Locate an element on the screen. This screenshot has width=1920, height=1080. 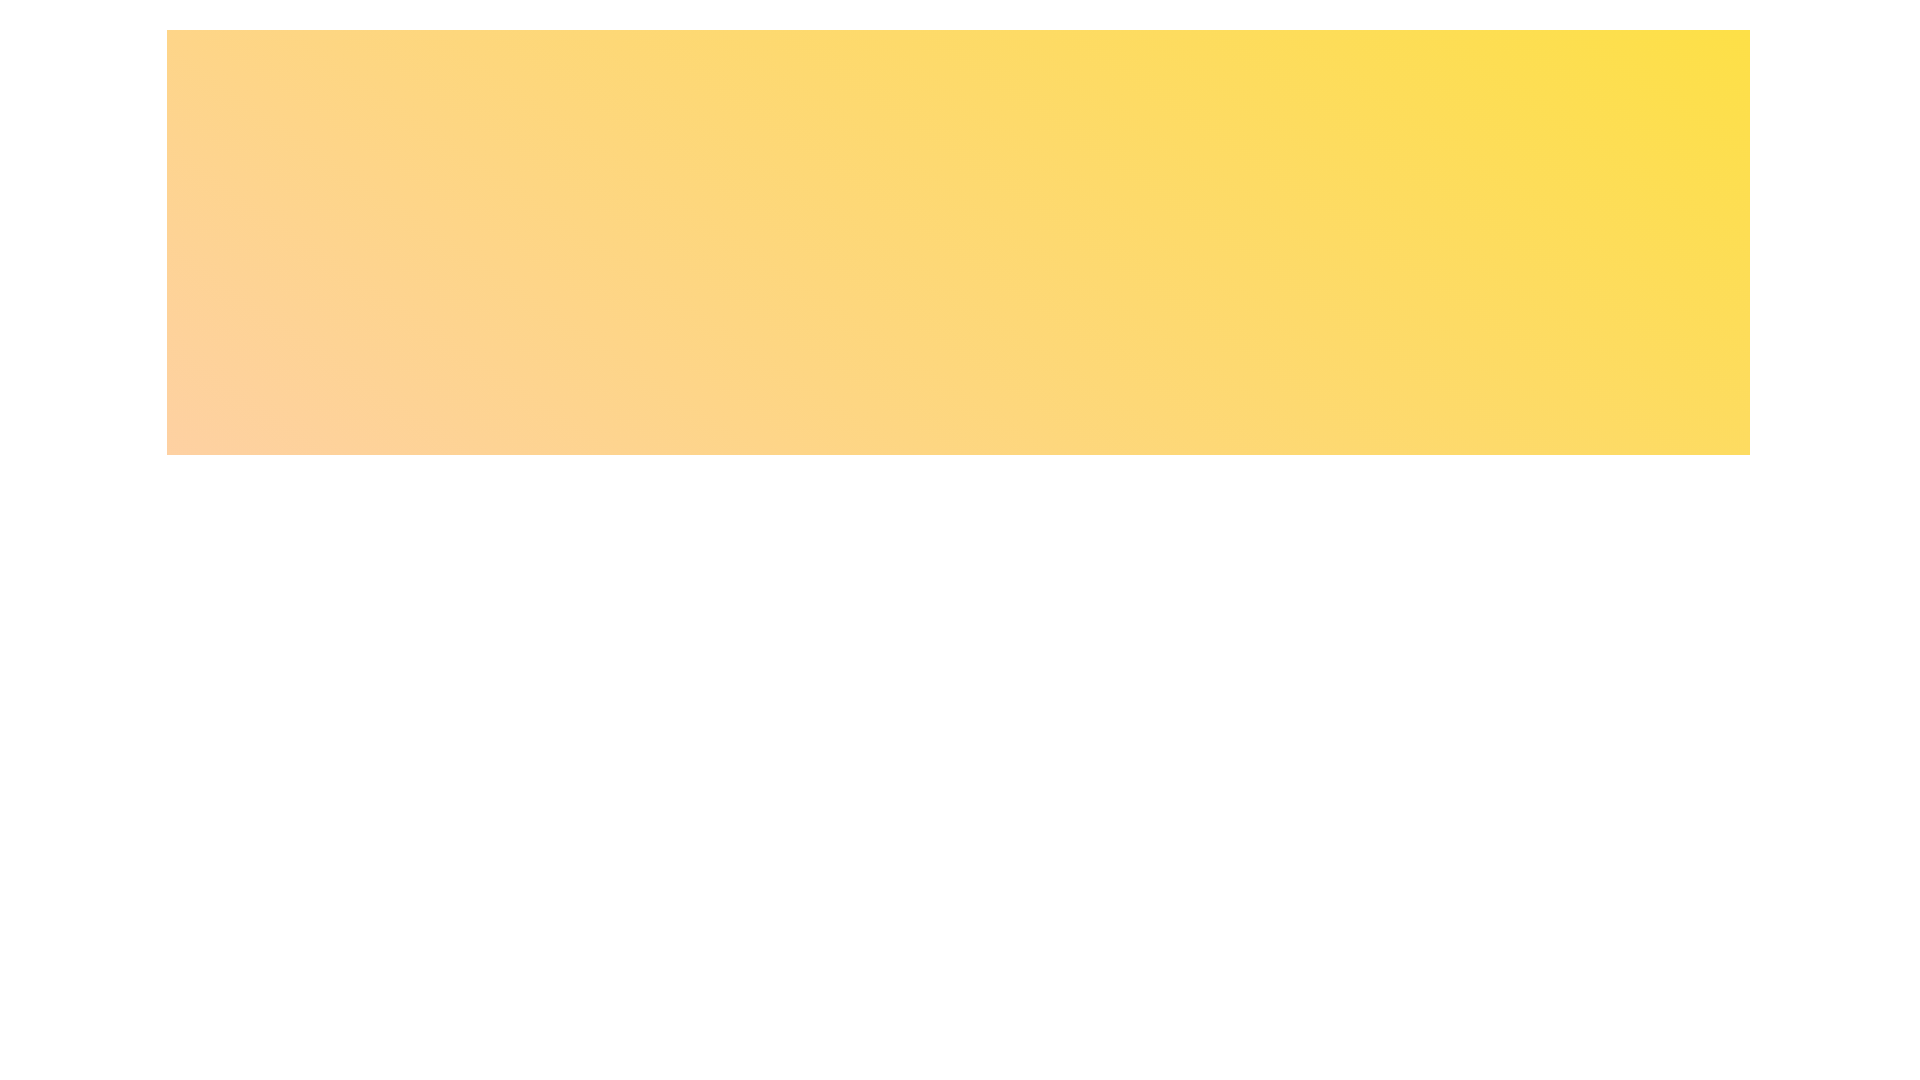
the 'Toggle Menu' button to toggle the visibility of the menu is located at coordinates (957, 485).